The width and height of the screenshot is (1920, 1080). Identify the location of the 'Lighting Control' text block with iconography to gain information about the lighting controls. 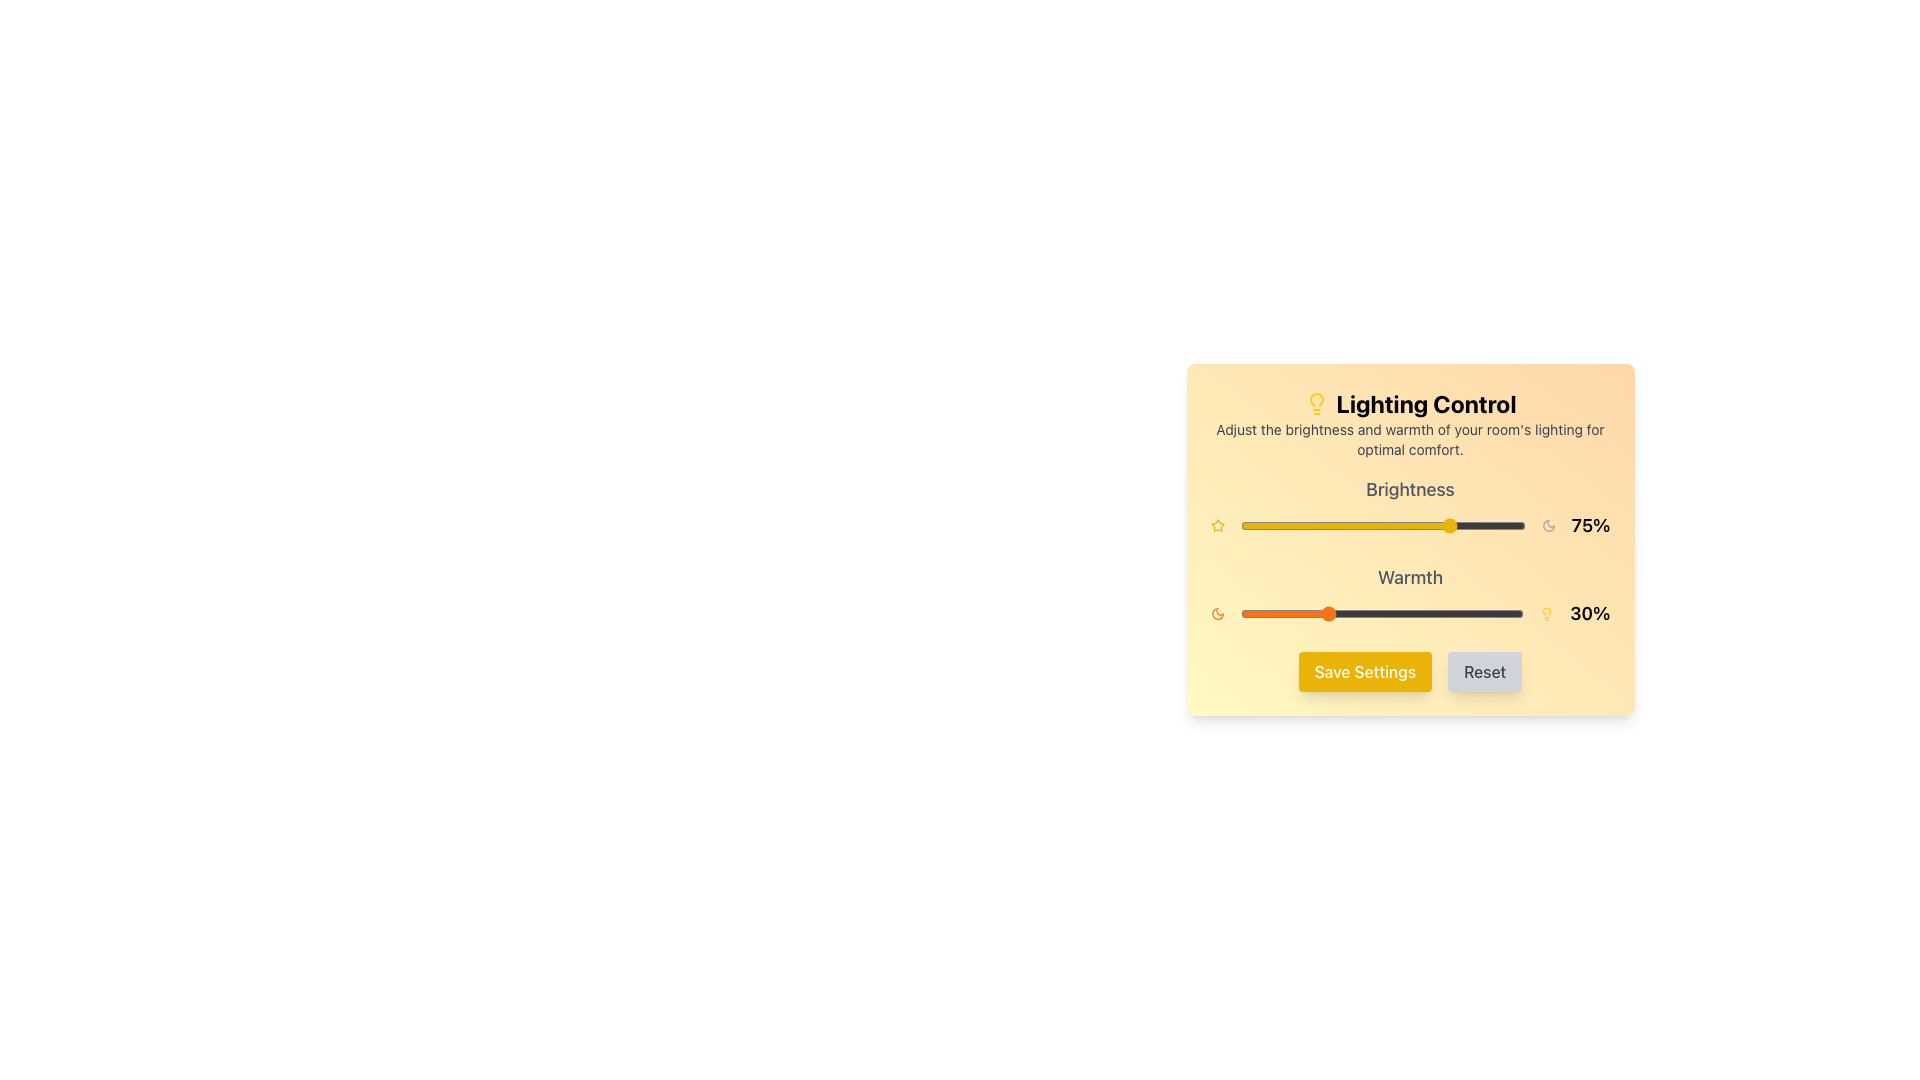
(1409, 423).